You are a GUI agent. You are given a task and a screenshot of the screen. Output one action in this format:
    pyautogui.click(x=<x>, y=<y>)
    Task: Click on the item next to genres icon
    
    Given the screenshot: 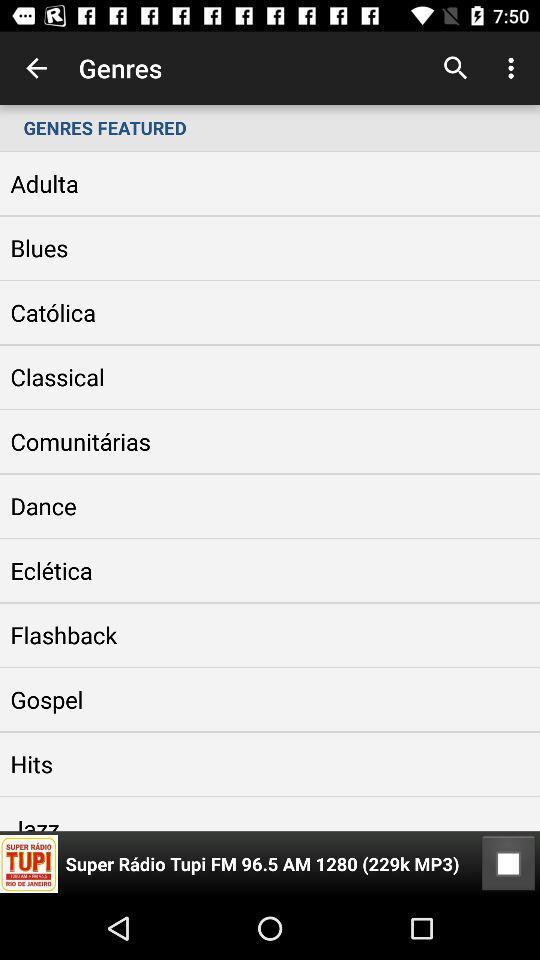 What is the action you would take?
    pyautogui.click(x=36, y=68)
    